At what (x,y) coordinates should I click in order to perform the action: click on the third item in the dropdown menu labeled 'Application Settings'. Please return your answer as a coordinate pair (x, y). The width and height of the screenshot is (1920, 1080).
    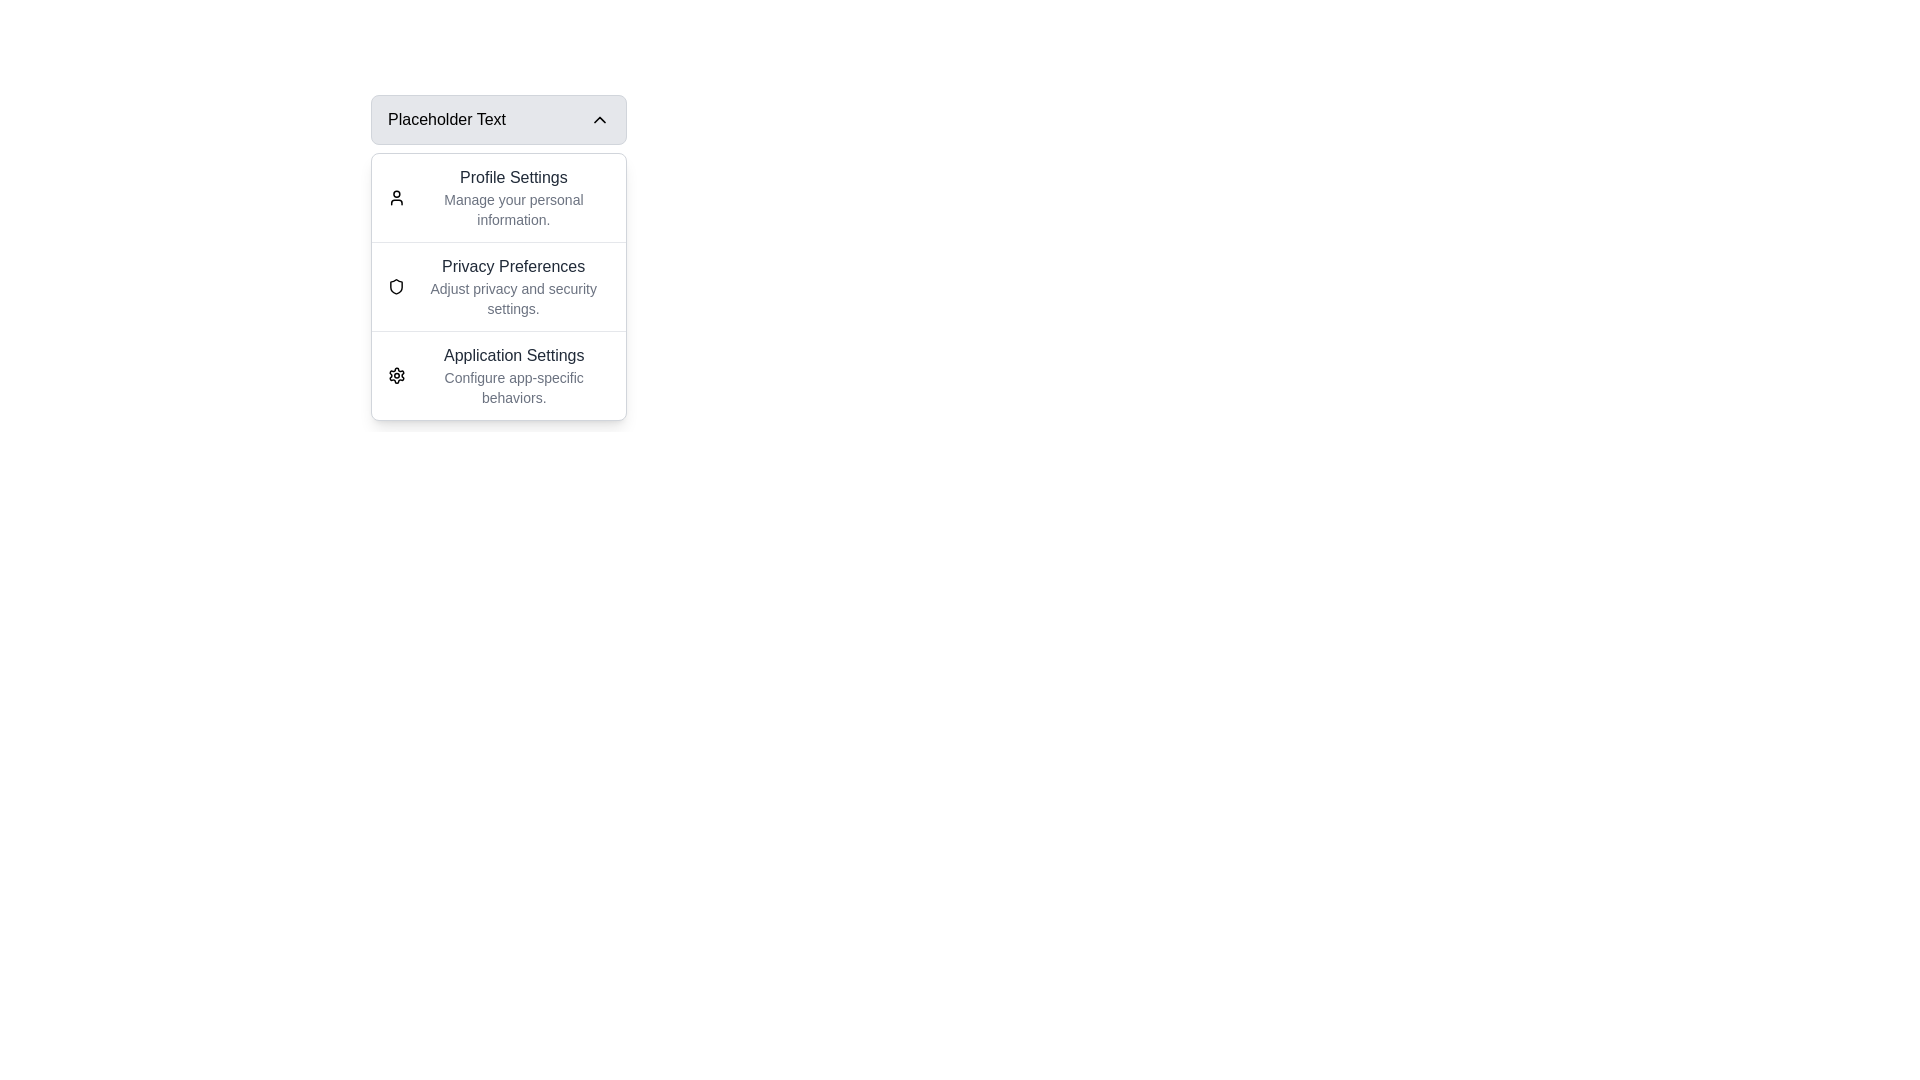
    Looking at the image, I should click on (499, 375).